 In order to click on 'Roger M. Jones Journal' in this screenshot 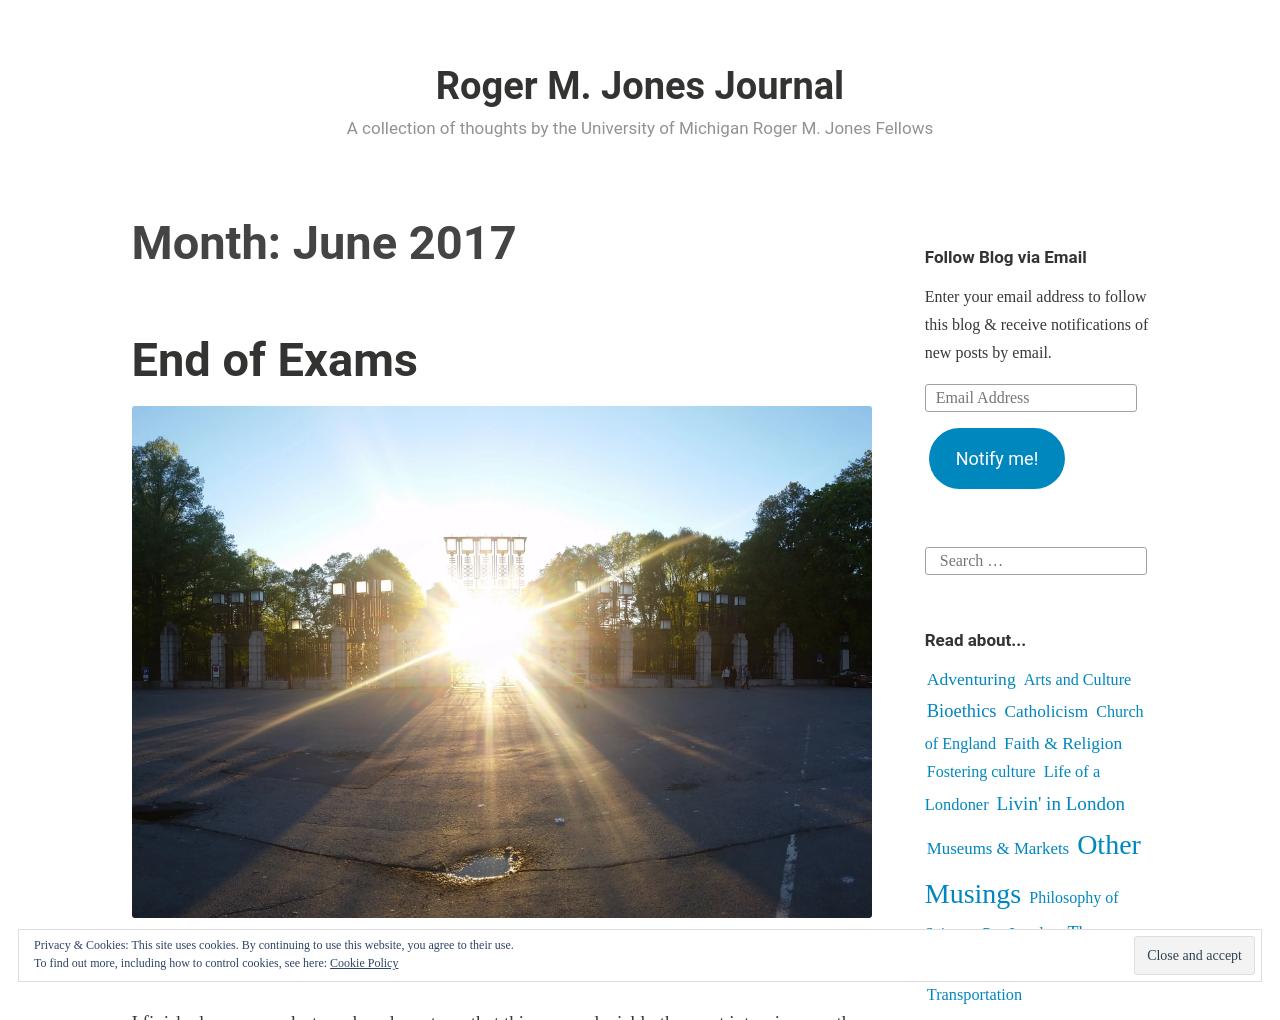, I will do `click(638, 84)`.